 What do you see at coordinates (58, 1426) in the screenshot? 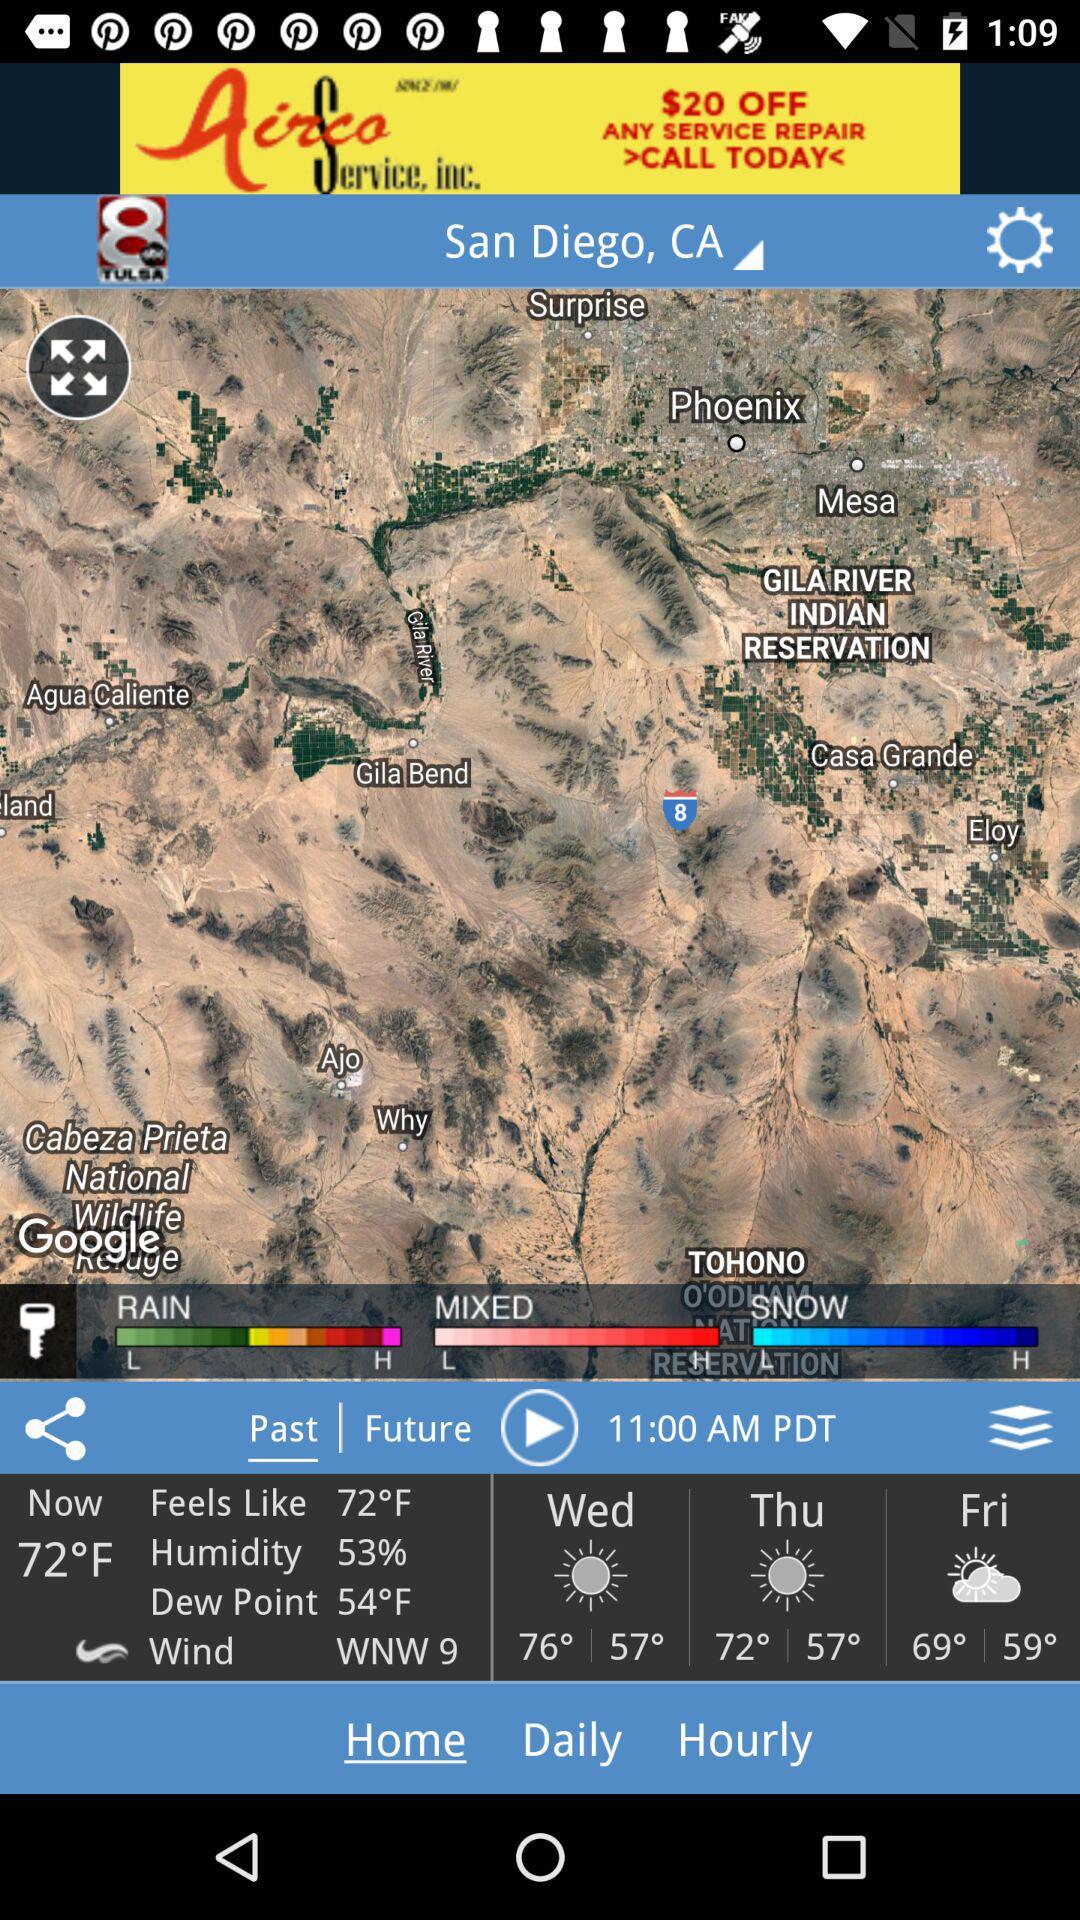
I see `the share icon` at bounding box center [58, 1426].